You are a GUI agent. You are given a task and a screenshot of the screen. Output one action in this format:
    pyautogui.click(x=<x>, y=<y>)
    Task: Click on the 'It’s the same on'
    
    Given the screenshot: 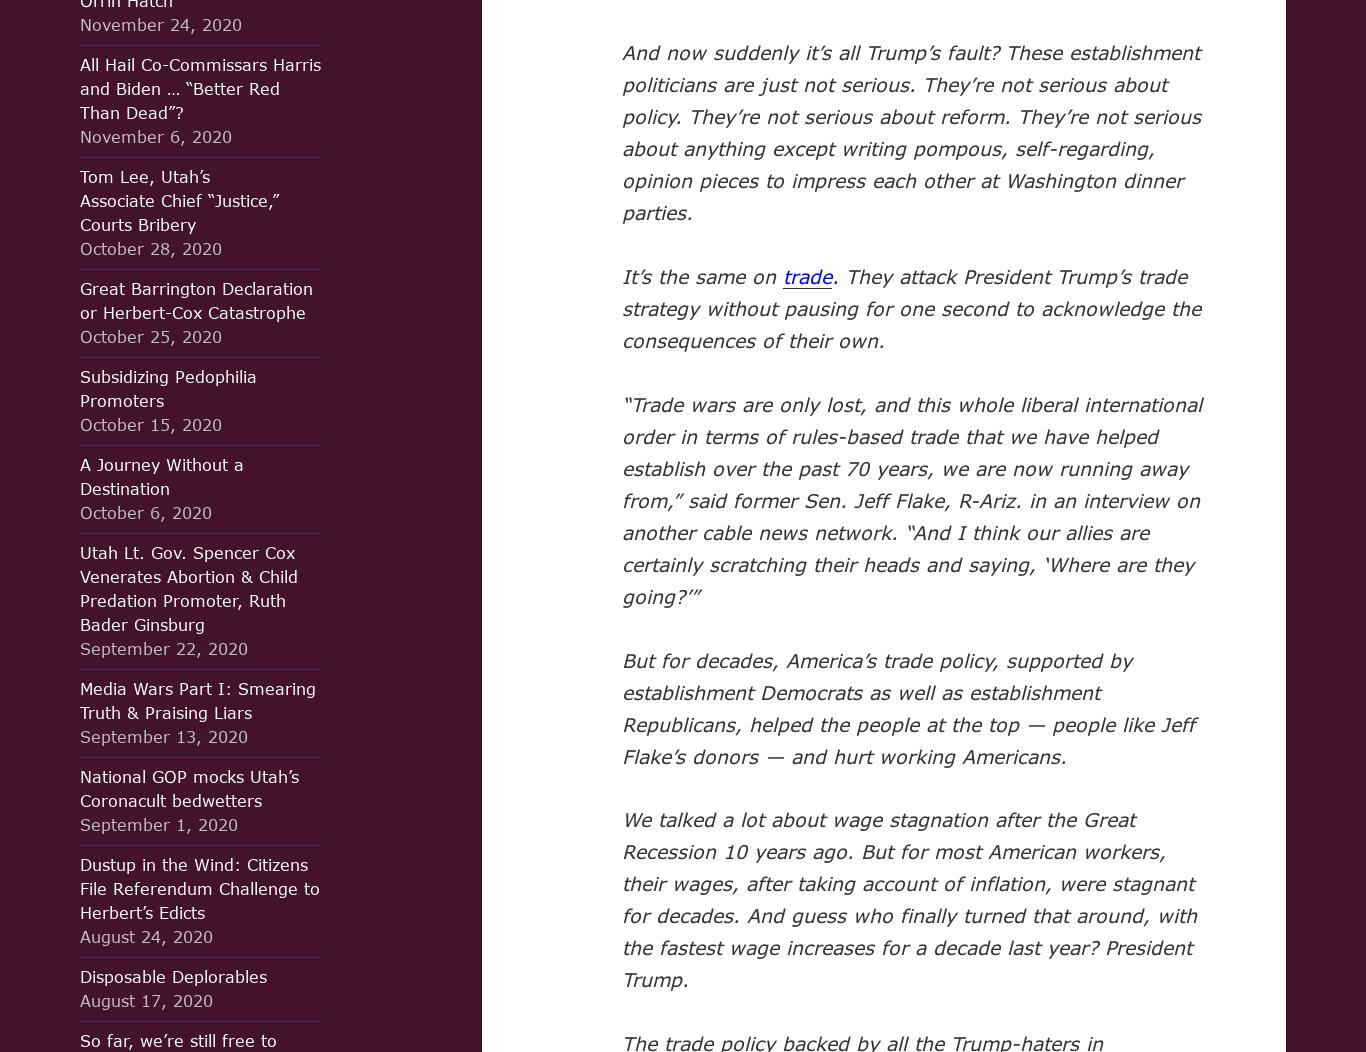 What is the action you would take?
    pyautogui.click(x=698, y=275)
    